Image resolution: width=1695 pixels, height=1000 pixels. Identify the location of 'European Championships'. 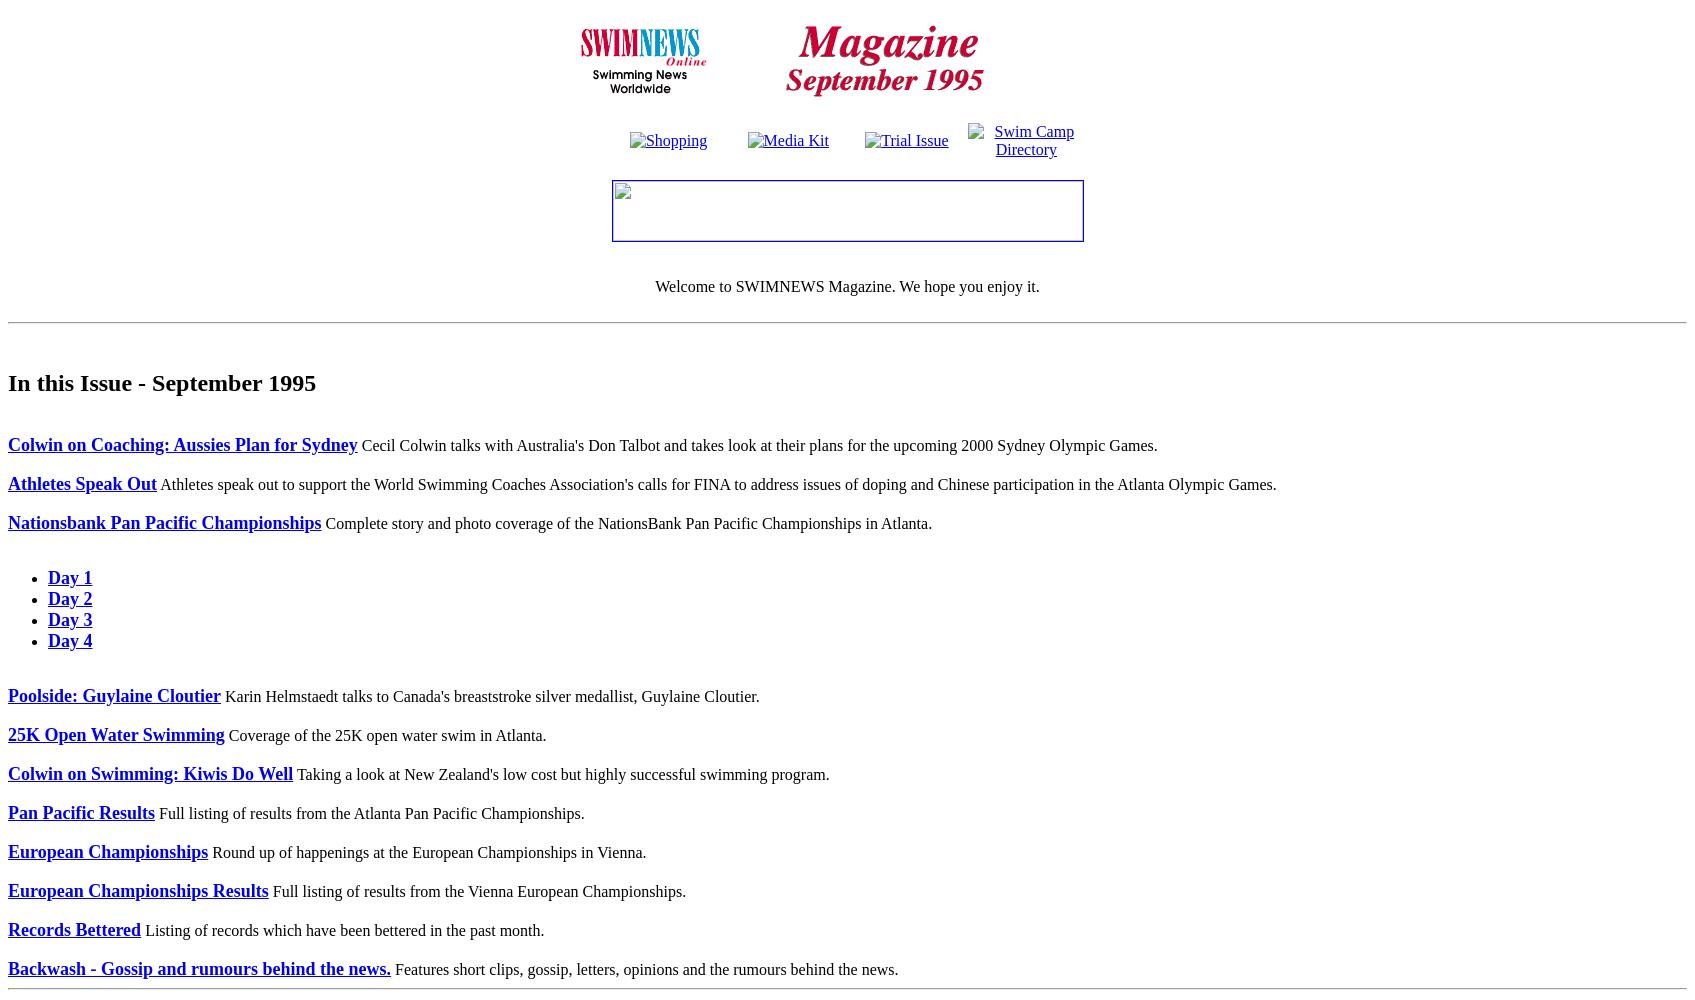
(106, 850).